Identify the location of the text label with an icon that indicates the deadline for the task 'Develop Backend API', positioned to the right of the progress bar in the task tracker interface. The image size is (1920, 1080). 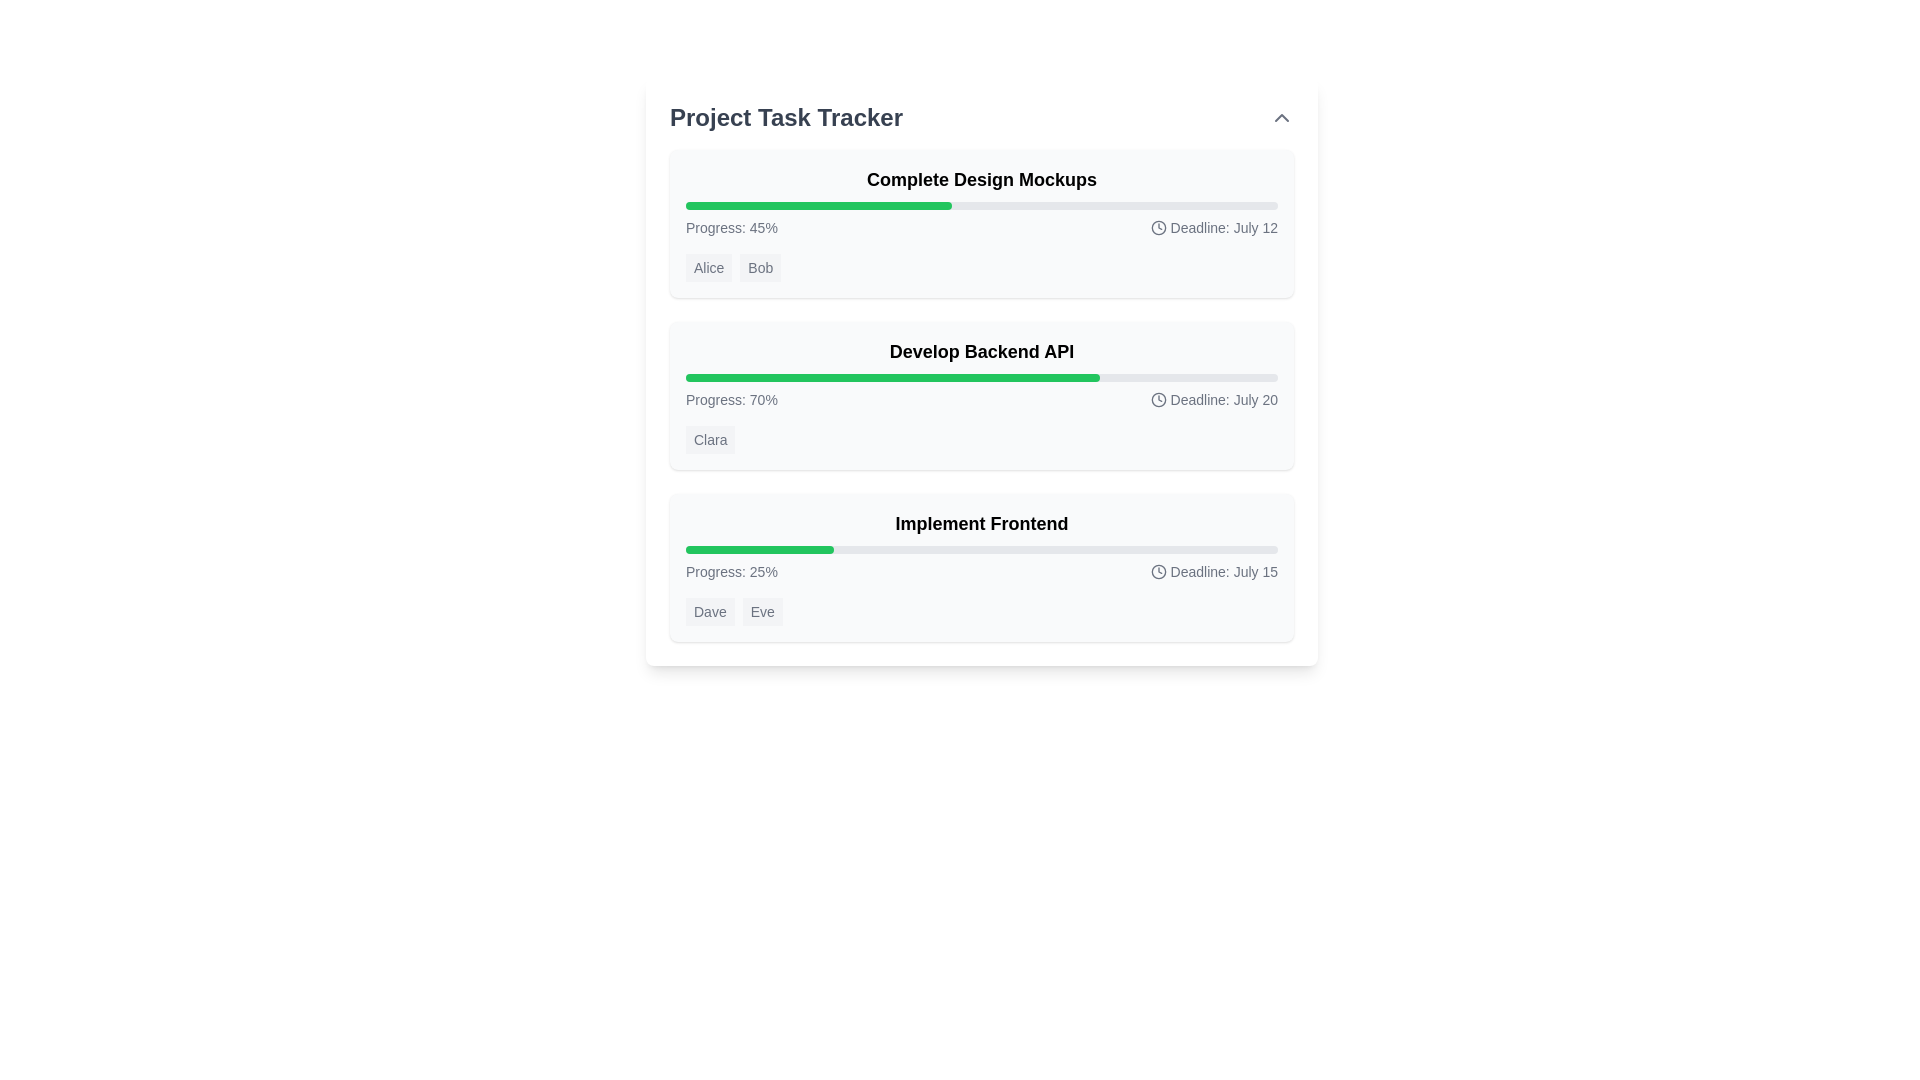
(1213, 400).